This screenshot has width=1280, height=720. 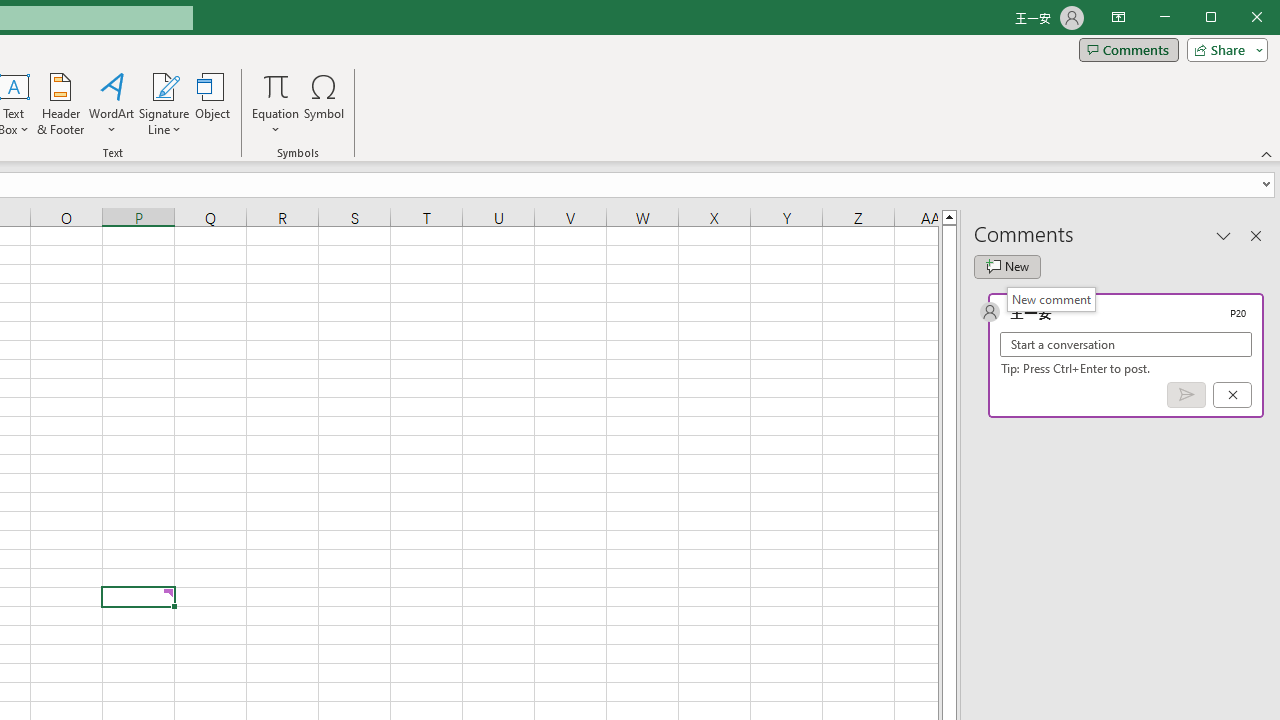 I want to click on 'Minimize', so click(x=1216, y=19).